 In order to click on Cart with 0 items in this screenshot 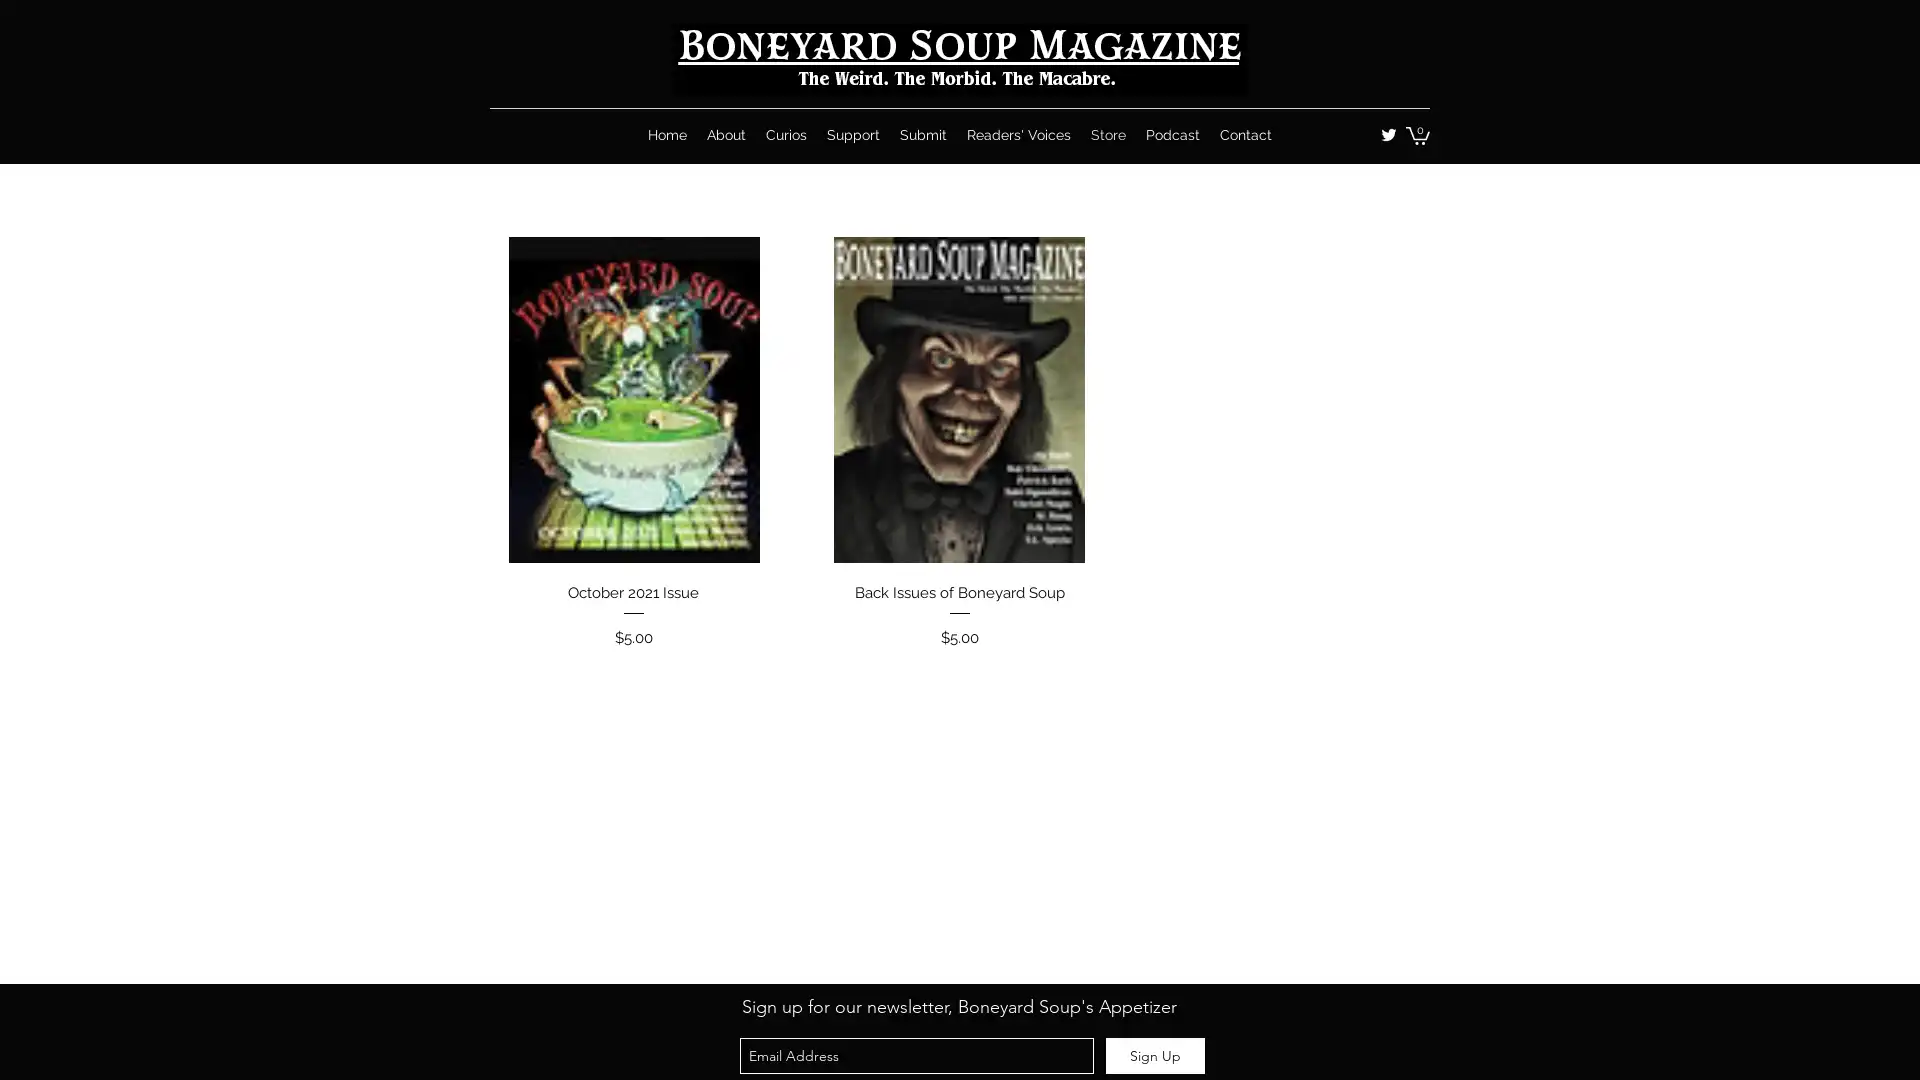, I will do `click(1416, 135)`.